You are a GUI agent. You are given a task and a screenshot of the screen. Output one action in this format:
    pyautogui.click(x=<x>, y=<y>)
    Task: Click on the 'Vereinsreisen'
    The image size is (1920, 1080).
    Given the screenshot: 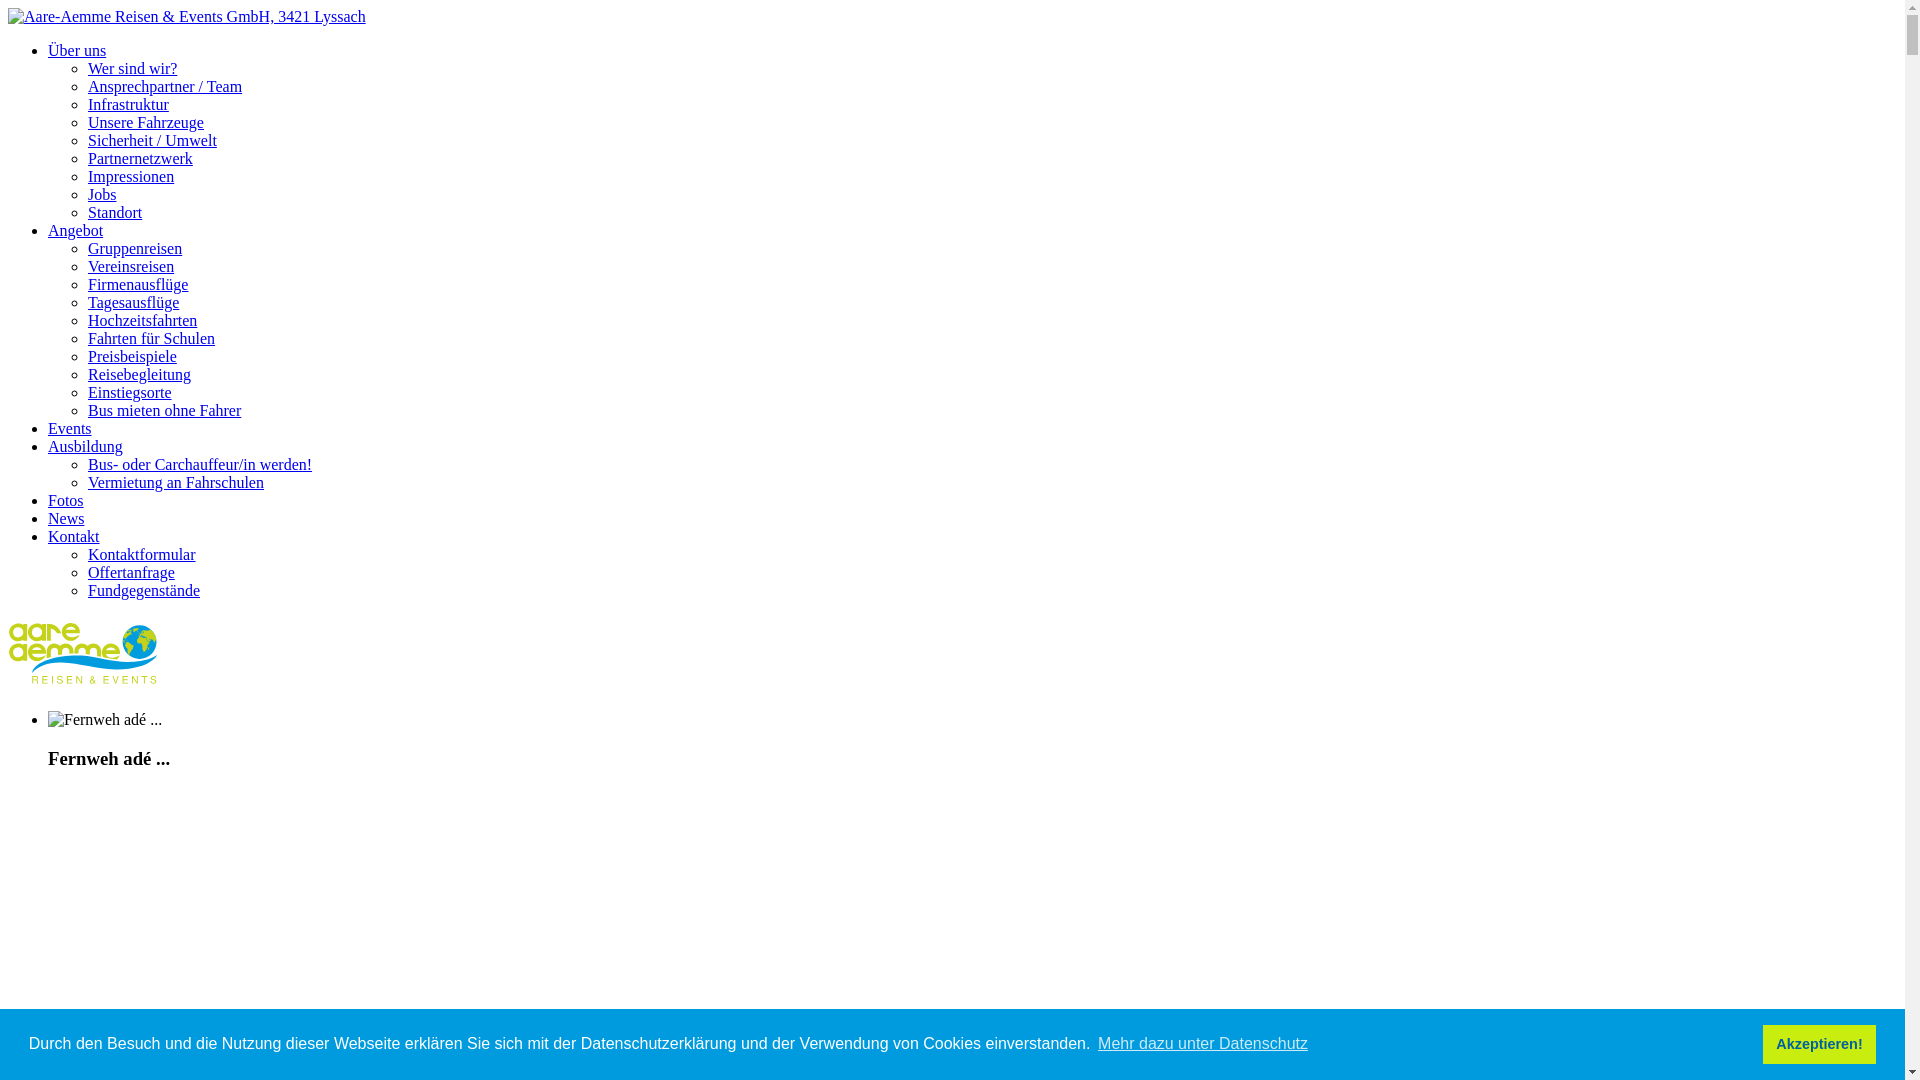 What is the action you would take?
    pyautogui.click(x=129, y=265)
    